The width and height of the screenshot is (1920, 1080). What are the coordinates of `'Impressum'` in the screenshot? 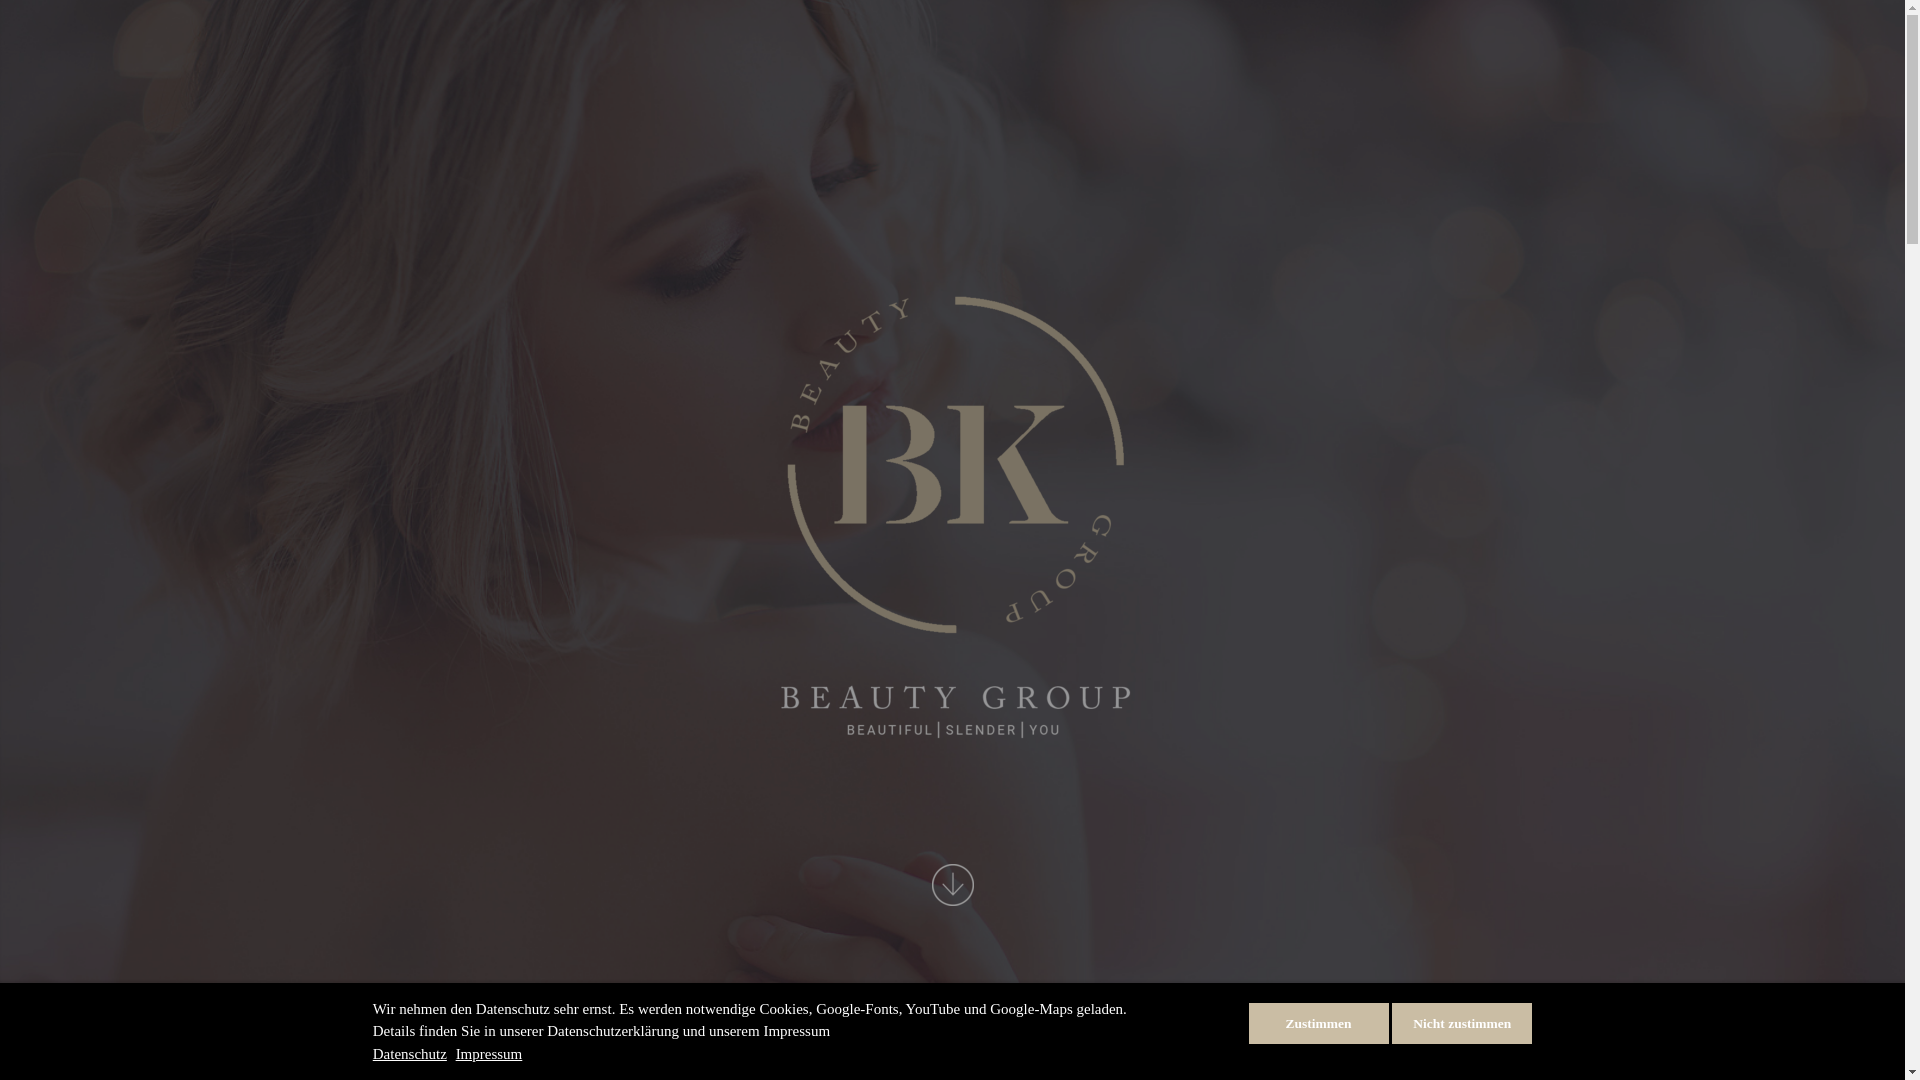 It's located at (489, 1052).